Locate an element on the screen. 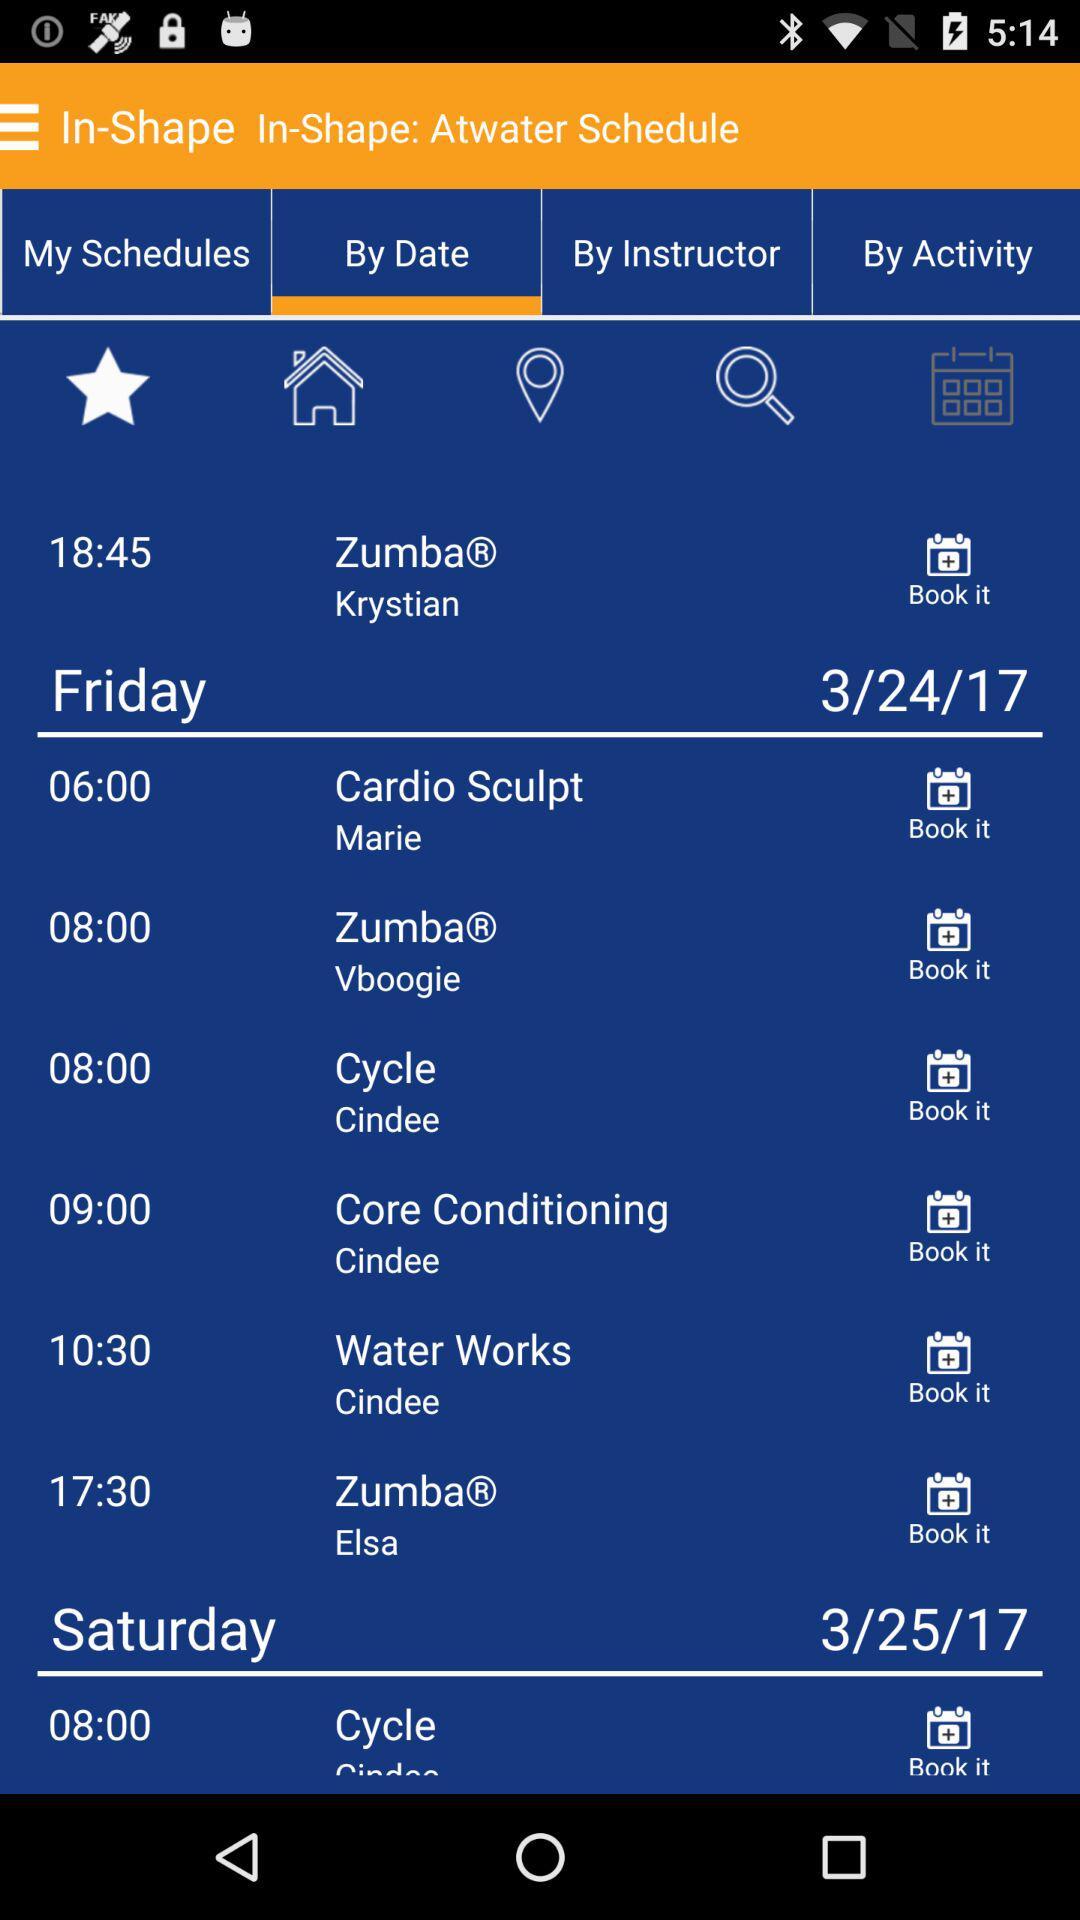  the avatar icon is located at coordinates (540, 411).